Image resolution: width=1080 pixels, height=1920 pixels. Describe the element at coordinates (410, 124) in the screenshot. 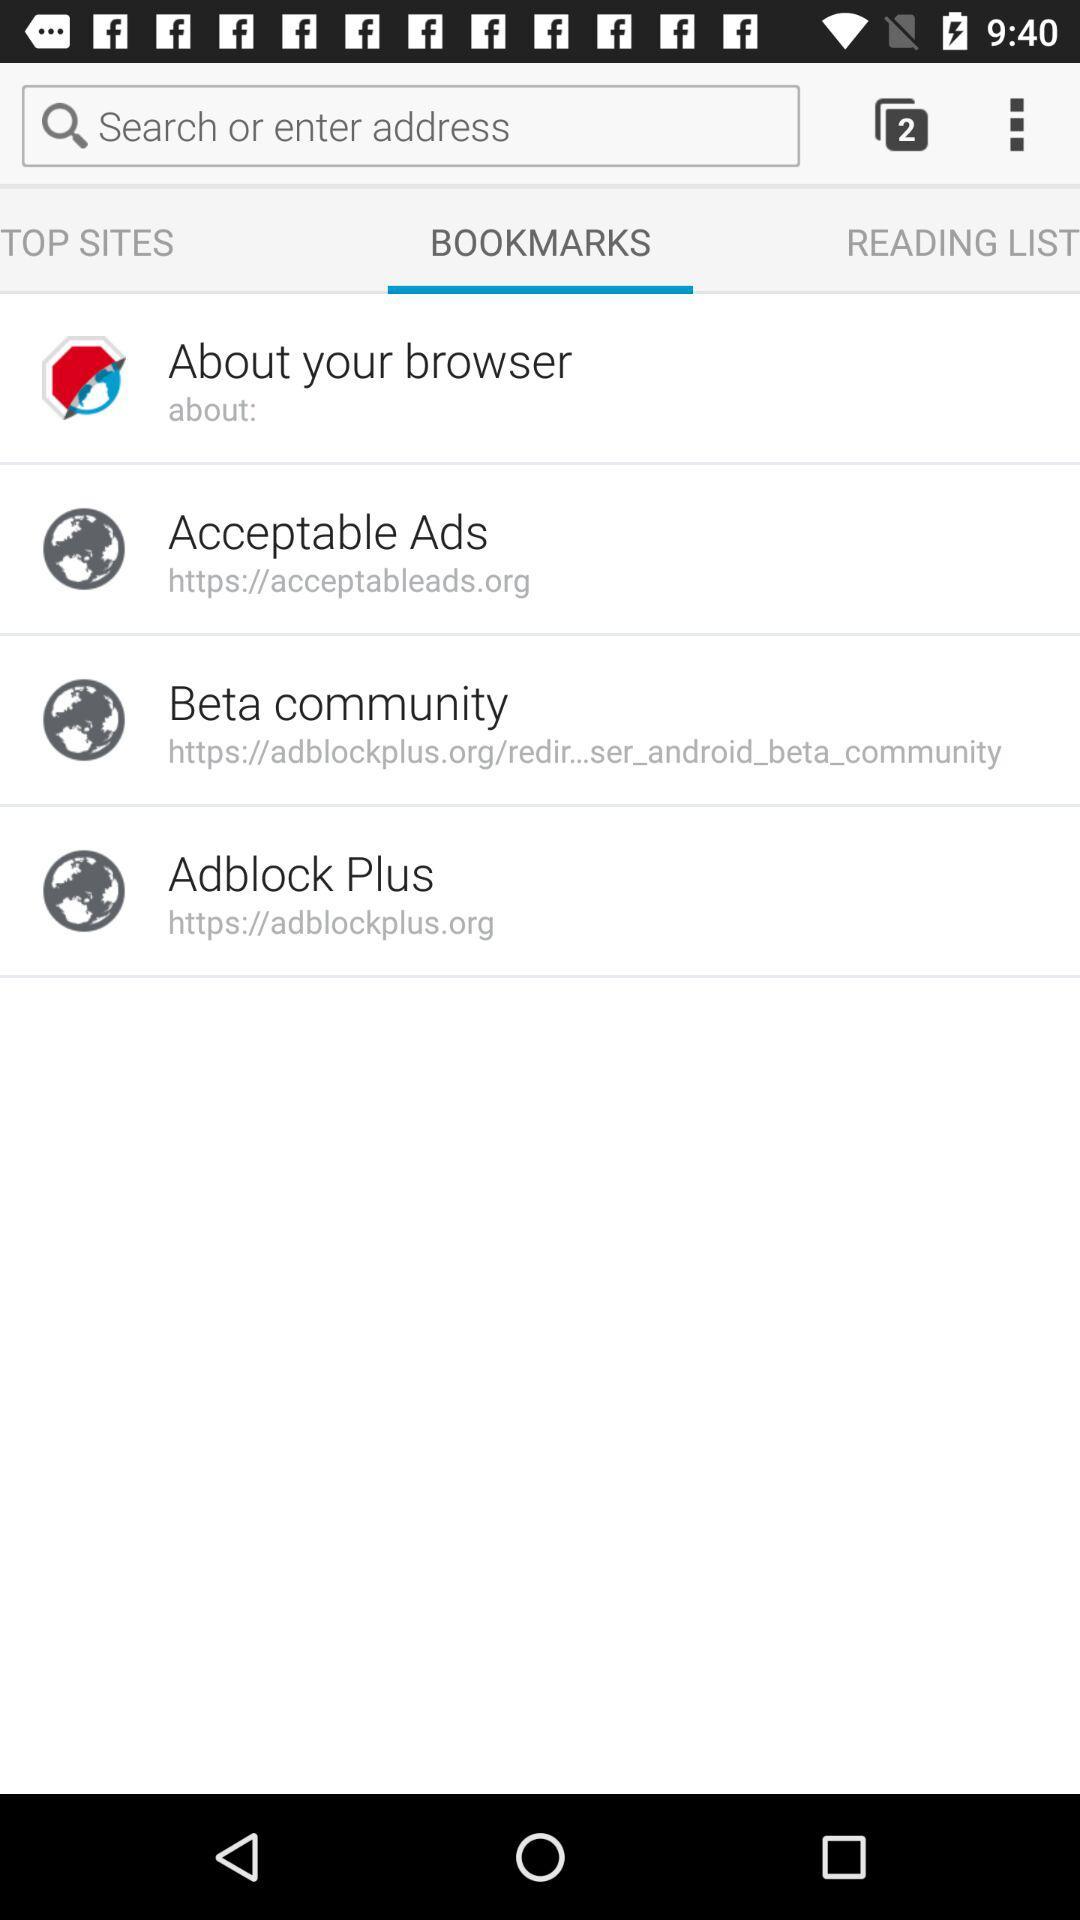

I see `the text field search or enter address` at that location.